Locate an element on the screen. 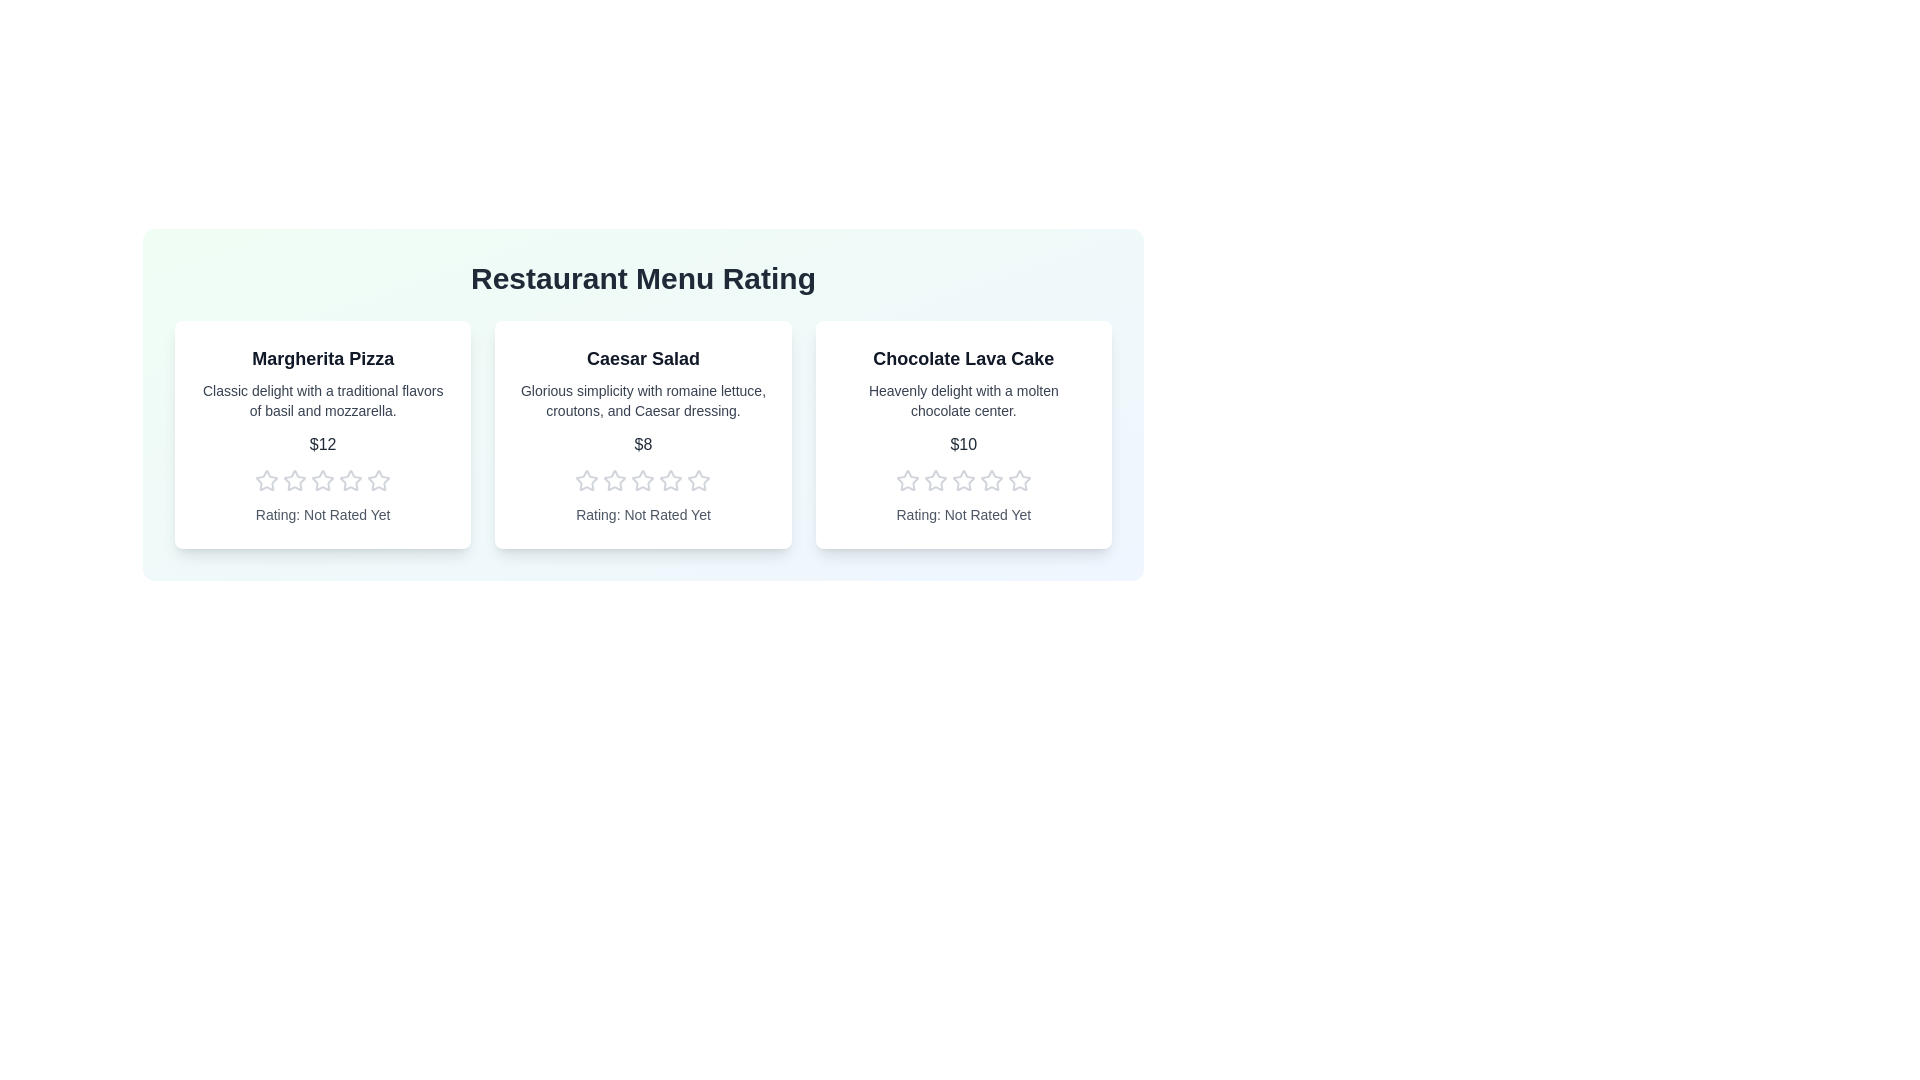 Image resolution: width=1920 pixels, height=1080 pixels. the star corresponding to the desired rating 2 for the menu item Caesar Salad is located at coordinates (613, 481).